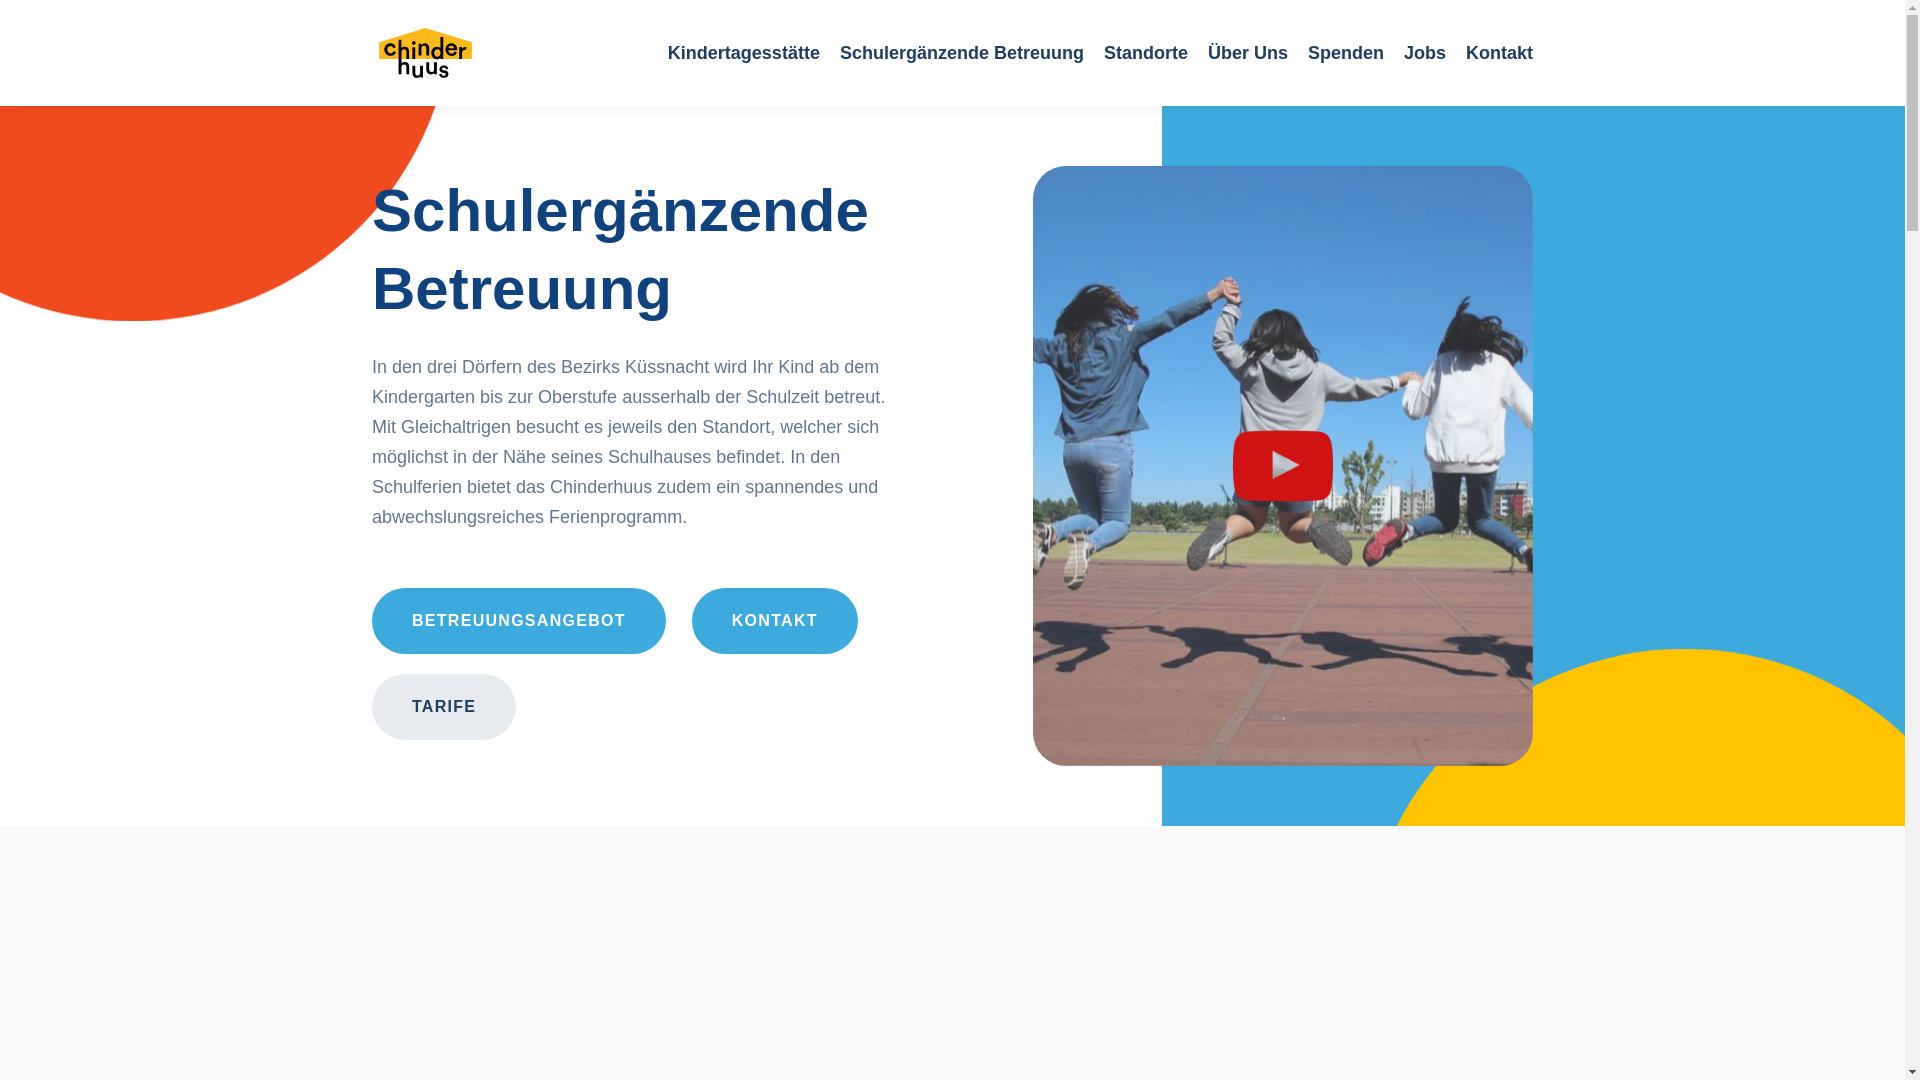 The image size is (1920, 1080). What do you see at coordinates (1424, 52) in the screenshot?
I see `'Jobs'` at bounding box center [1424, 52].